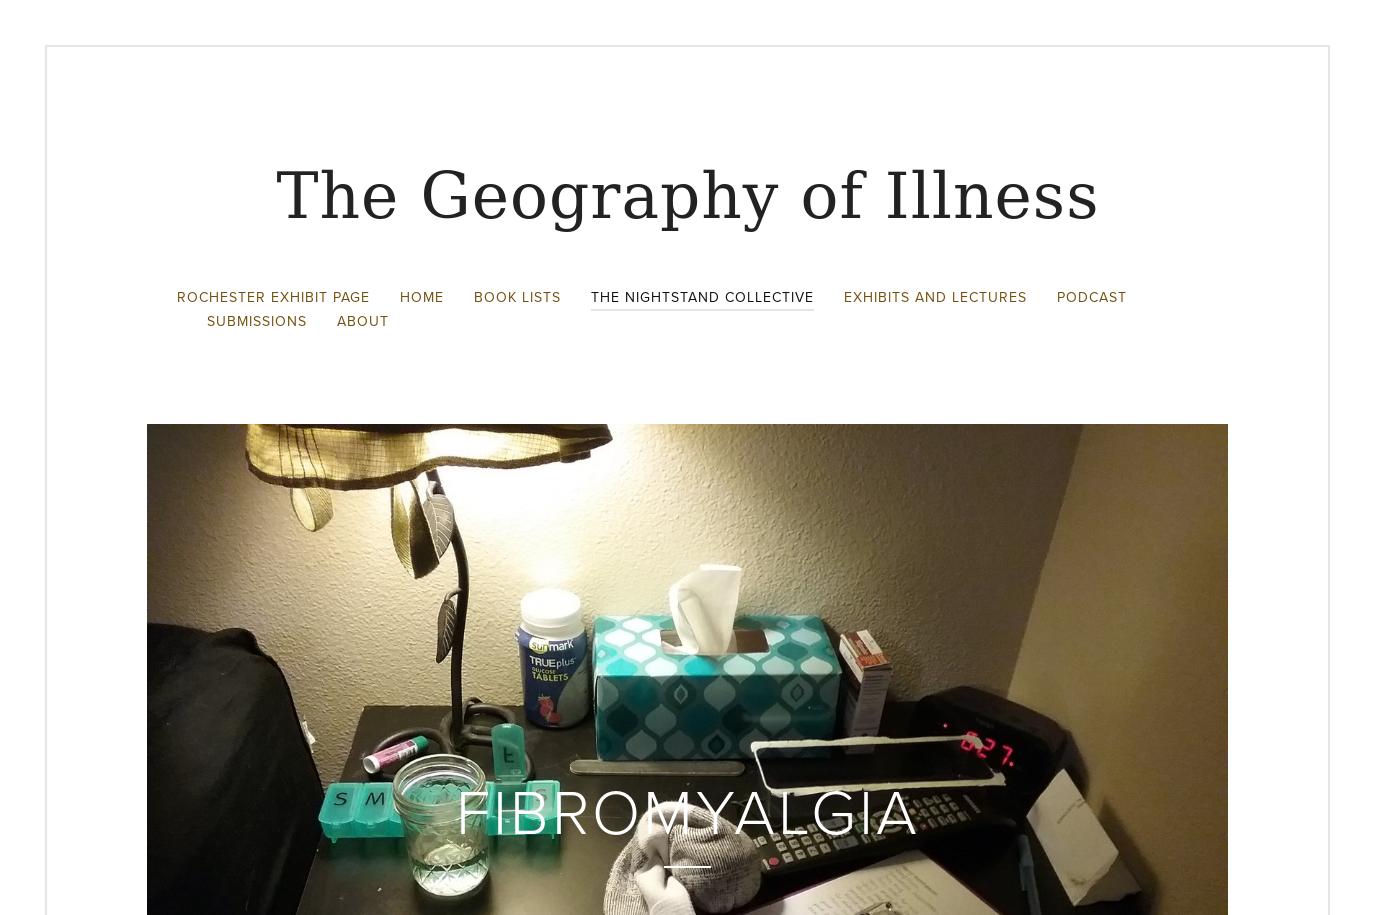  I want to click on 'Exhibits and Lectures', so click(934, 295).